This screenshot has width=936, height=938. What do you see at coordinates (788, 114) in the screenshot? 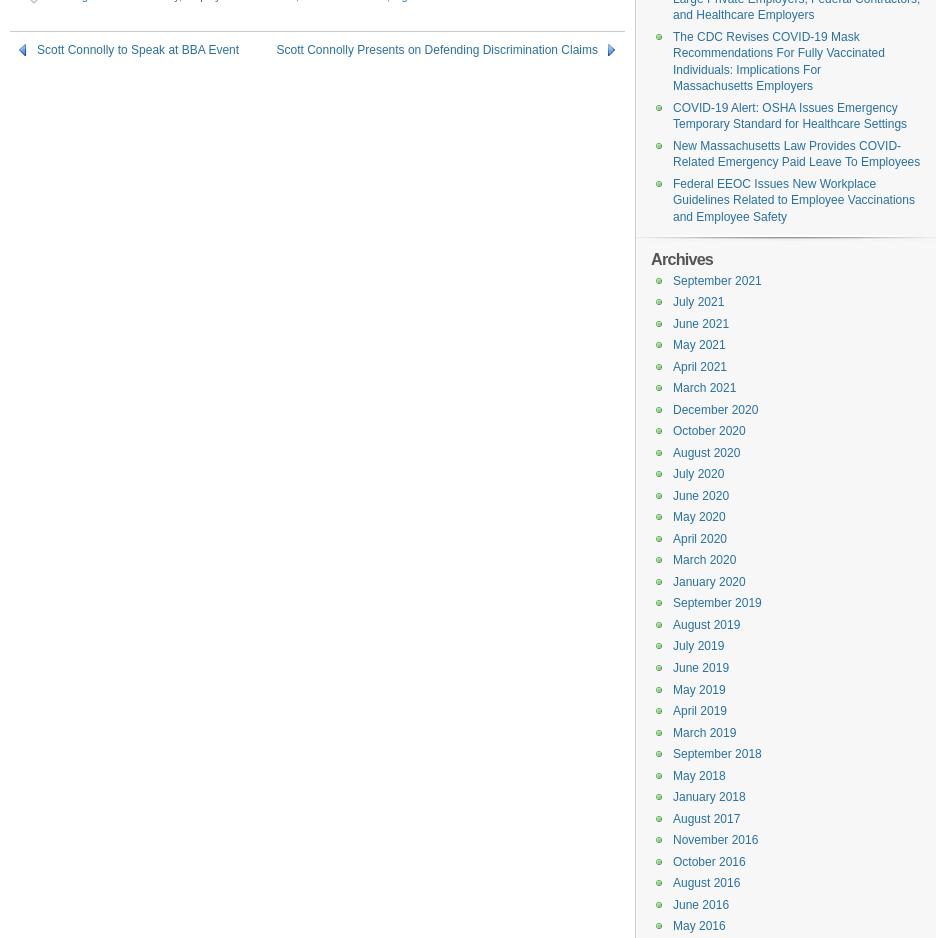
I see `'COVID-19 Alert: OSHA Issues Emergency Temporary Standard for Healthcare Settings'` at bounding box center [788, 114].